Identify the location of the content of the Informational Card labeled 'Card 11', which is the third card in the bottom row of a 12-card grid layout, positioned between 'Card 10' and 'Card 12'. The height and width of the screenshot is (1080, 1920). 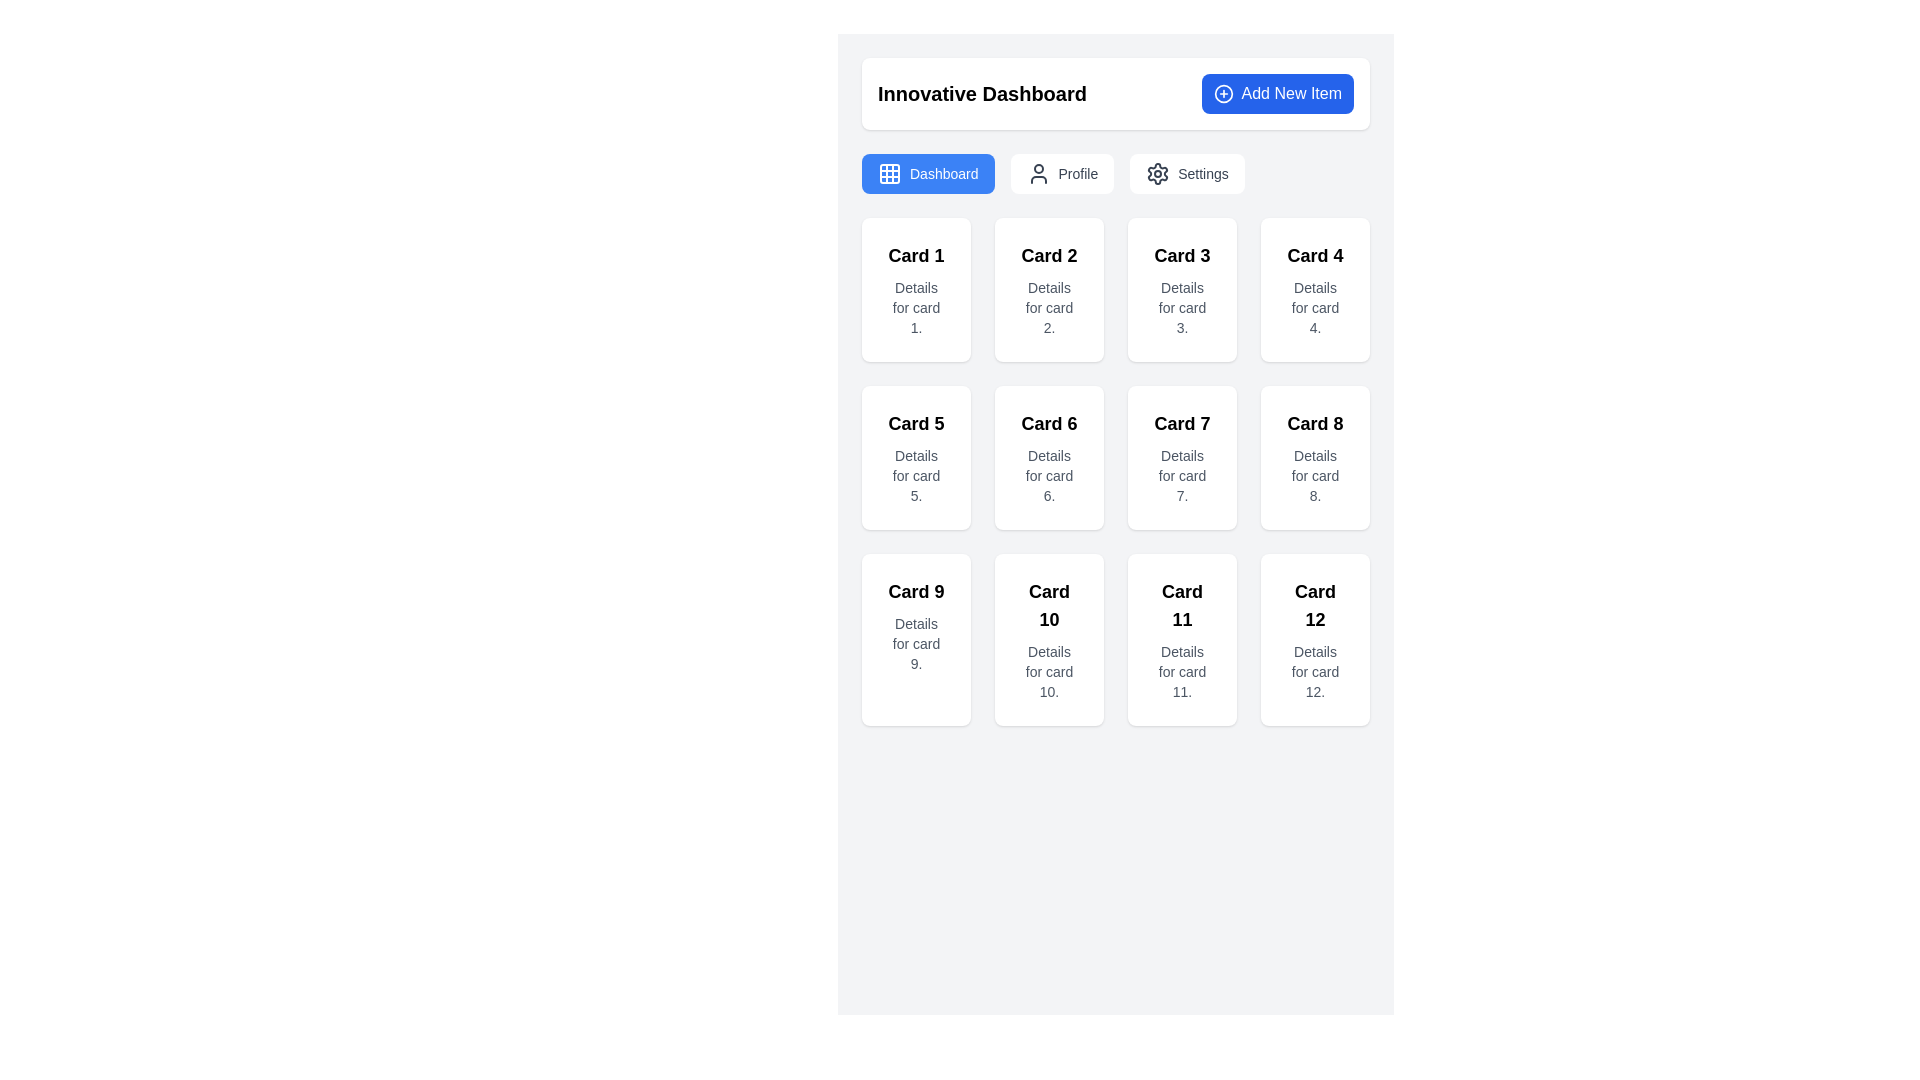
(1182, 640).